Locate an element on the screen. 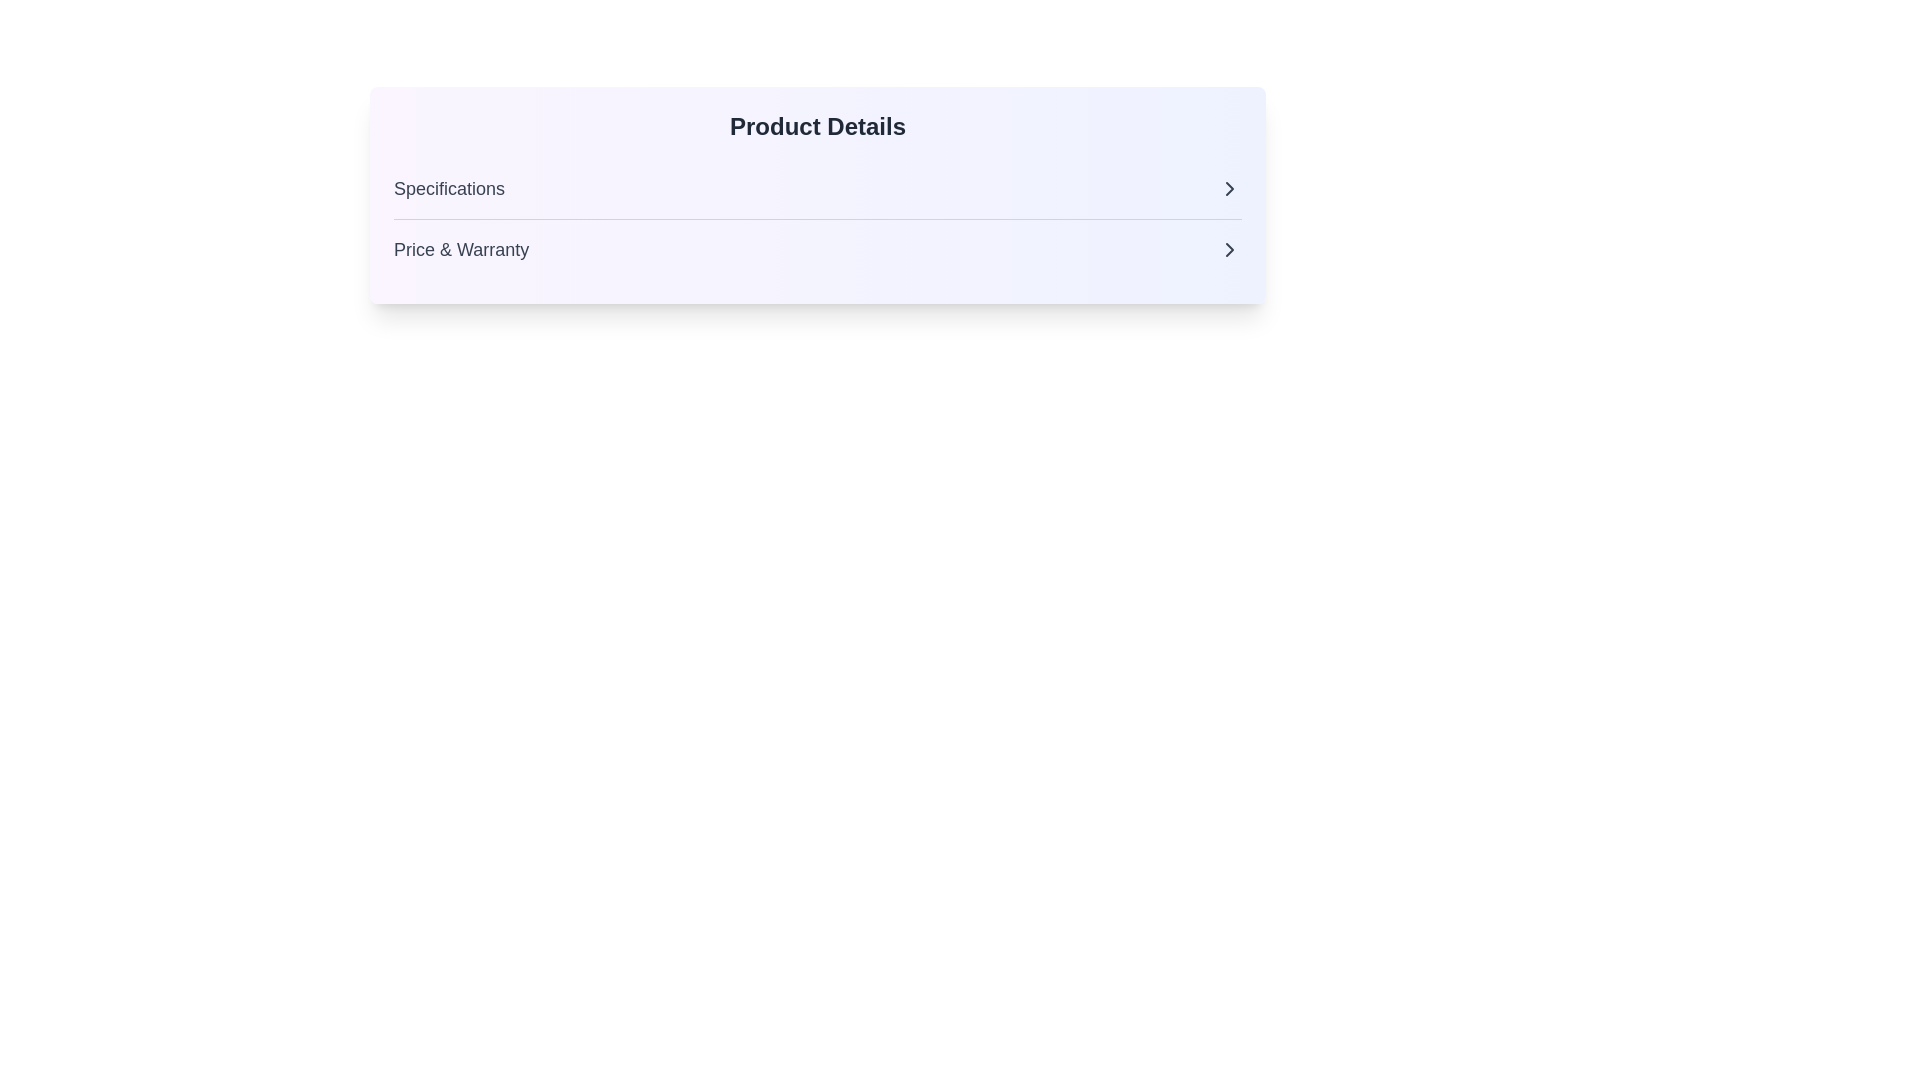 The height and width of the screenshot is (1080, 1920). text displayed in the 'Price & Warranty' label, which is styled in dark gray and located under the 'Product Details' header is located at coordinates (460, 249).